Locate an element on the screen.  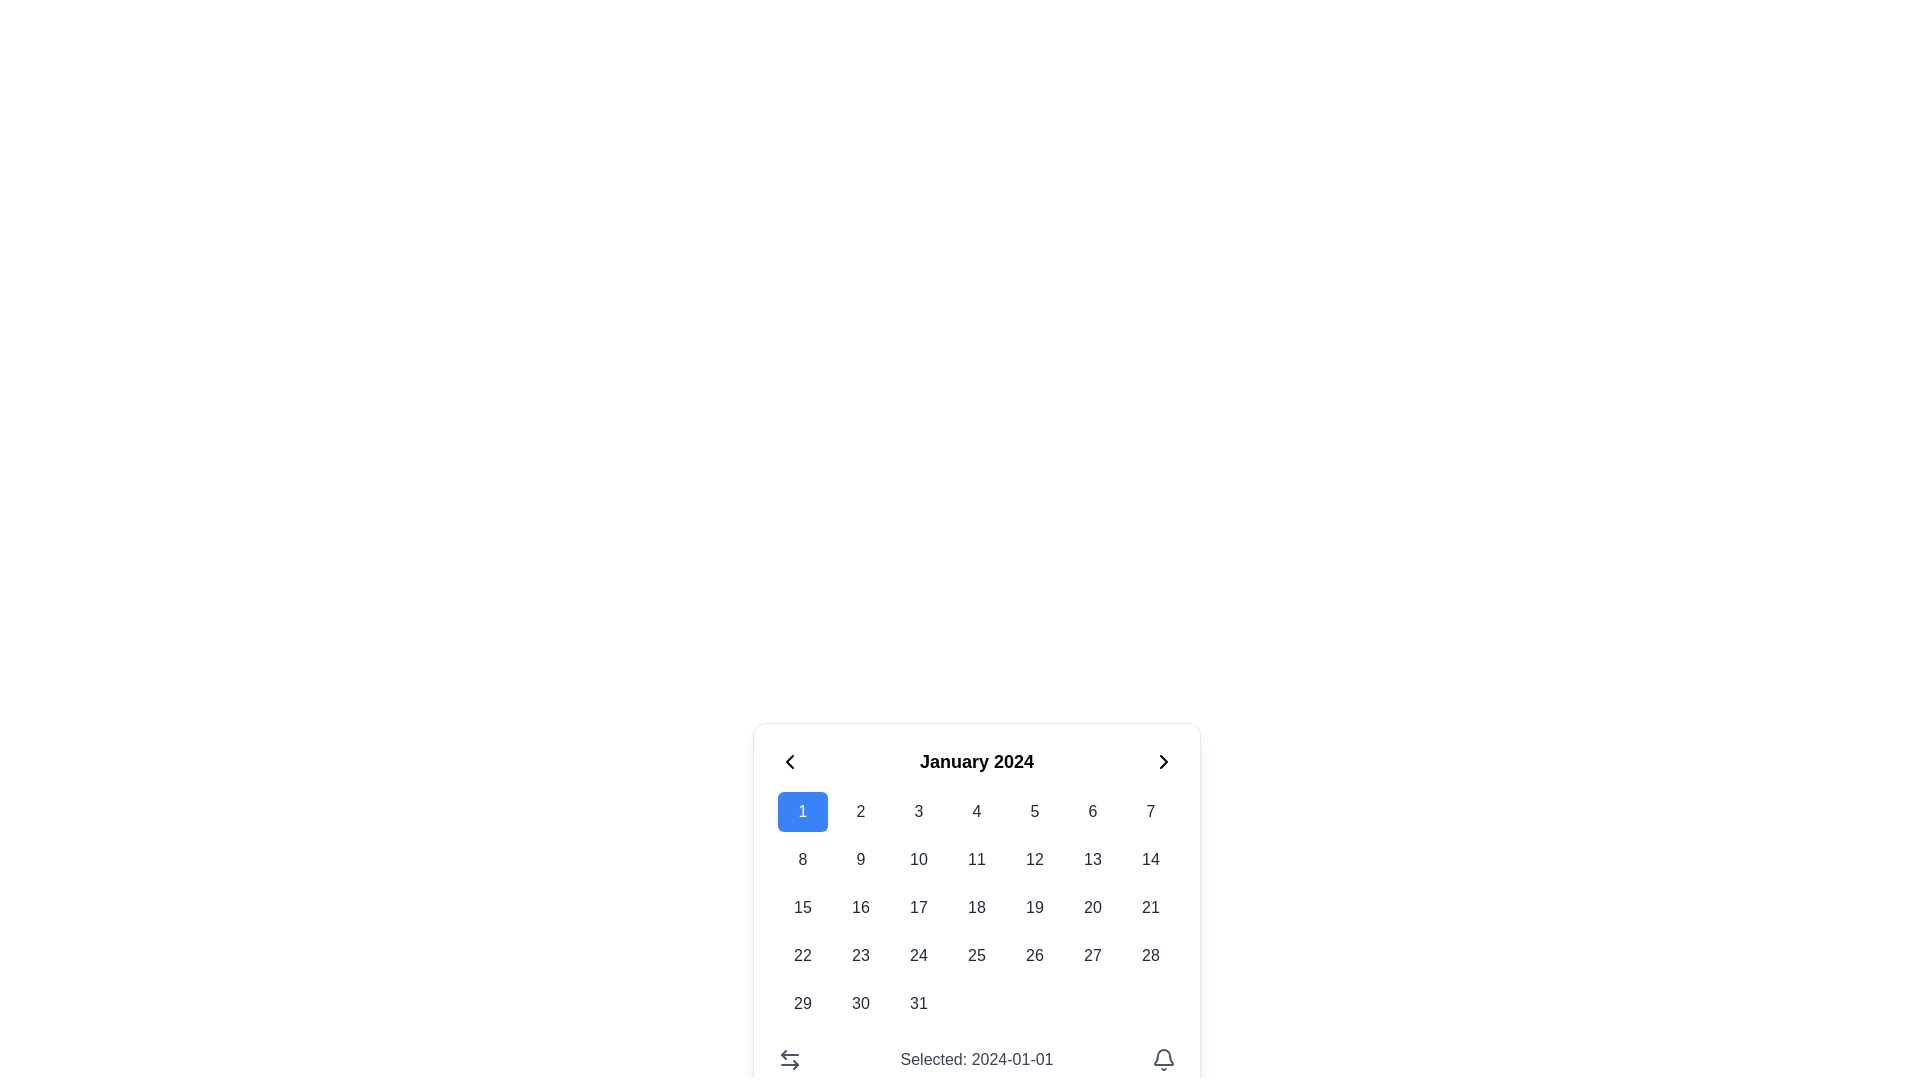
the '18th' day button in the calendar for January 2024 is located at coordinates (977, 907).